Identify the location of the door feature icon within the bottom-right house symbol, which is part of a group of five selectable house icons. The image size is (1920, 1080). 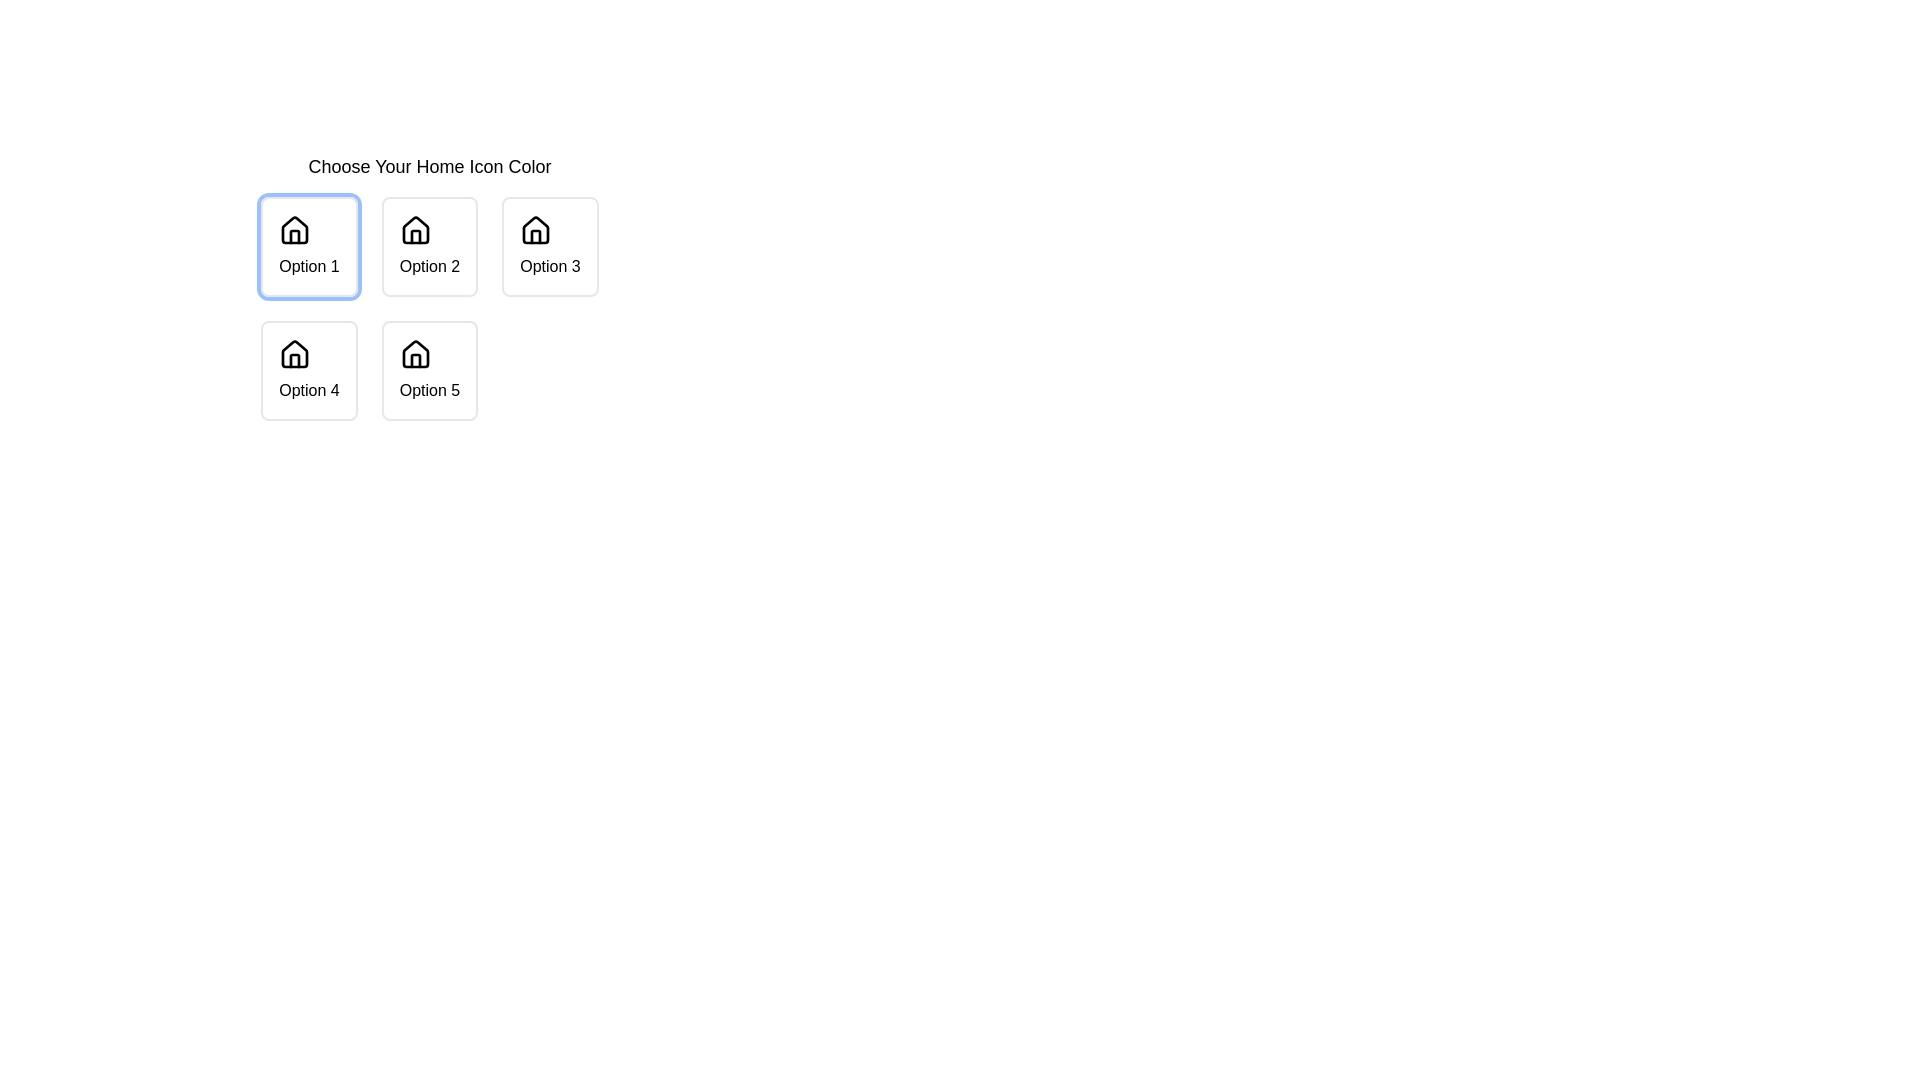
(414, 361).